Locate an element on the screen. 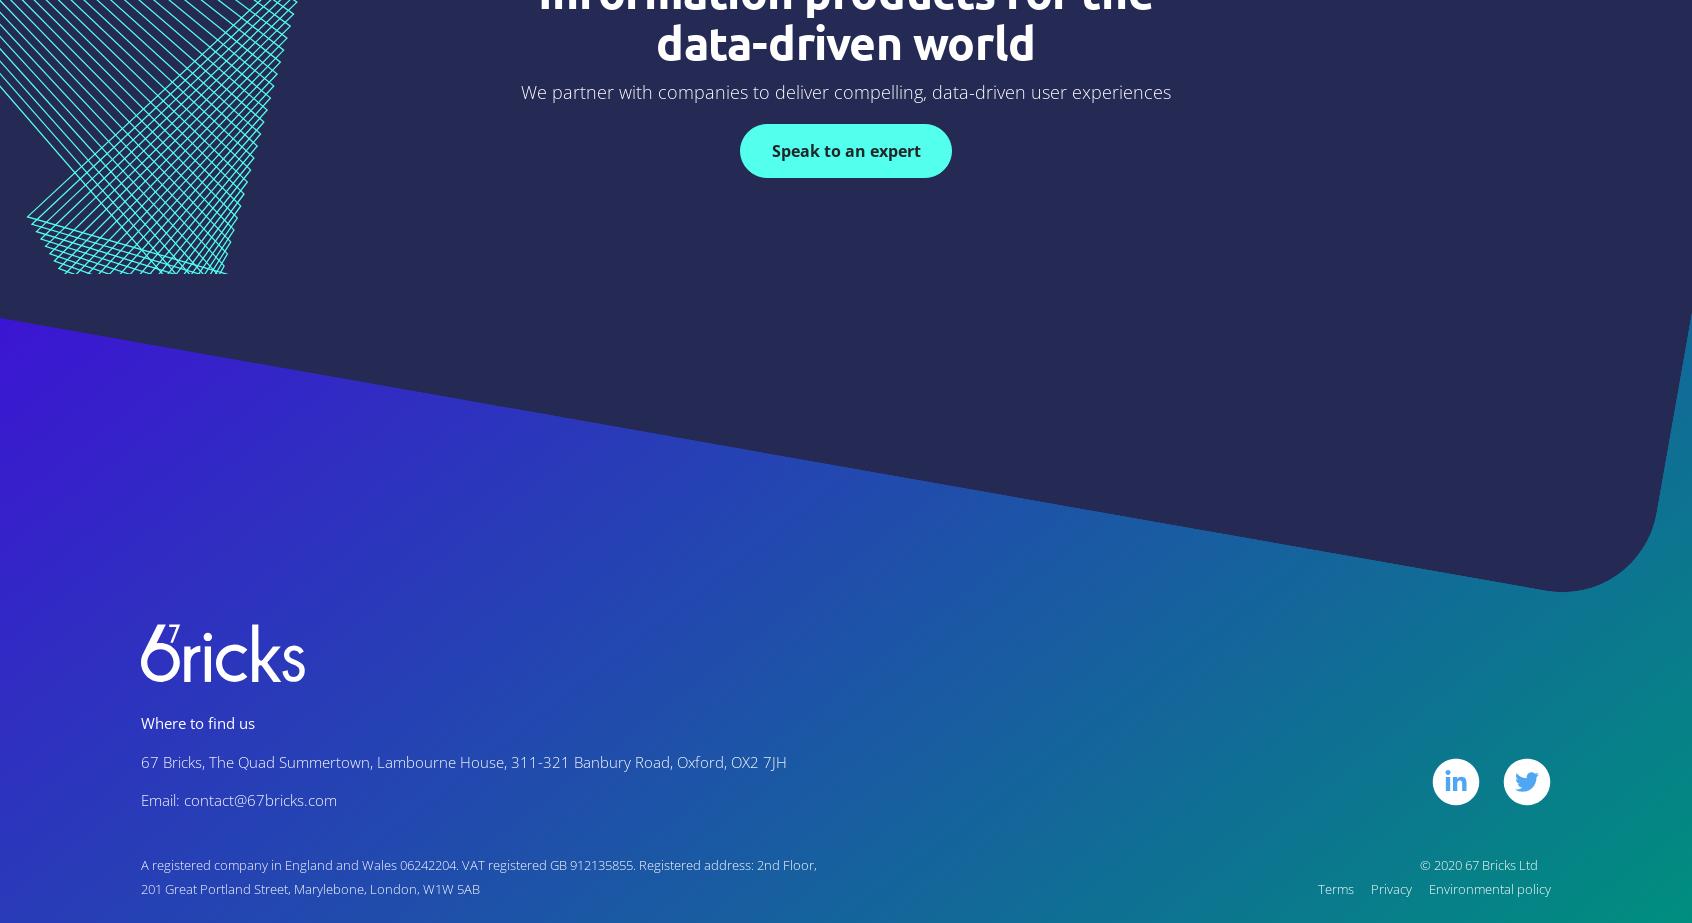  'contact@67bricks.com' is located at coordinates (260, 798).